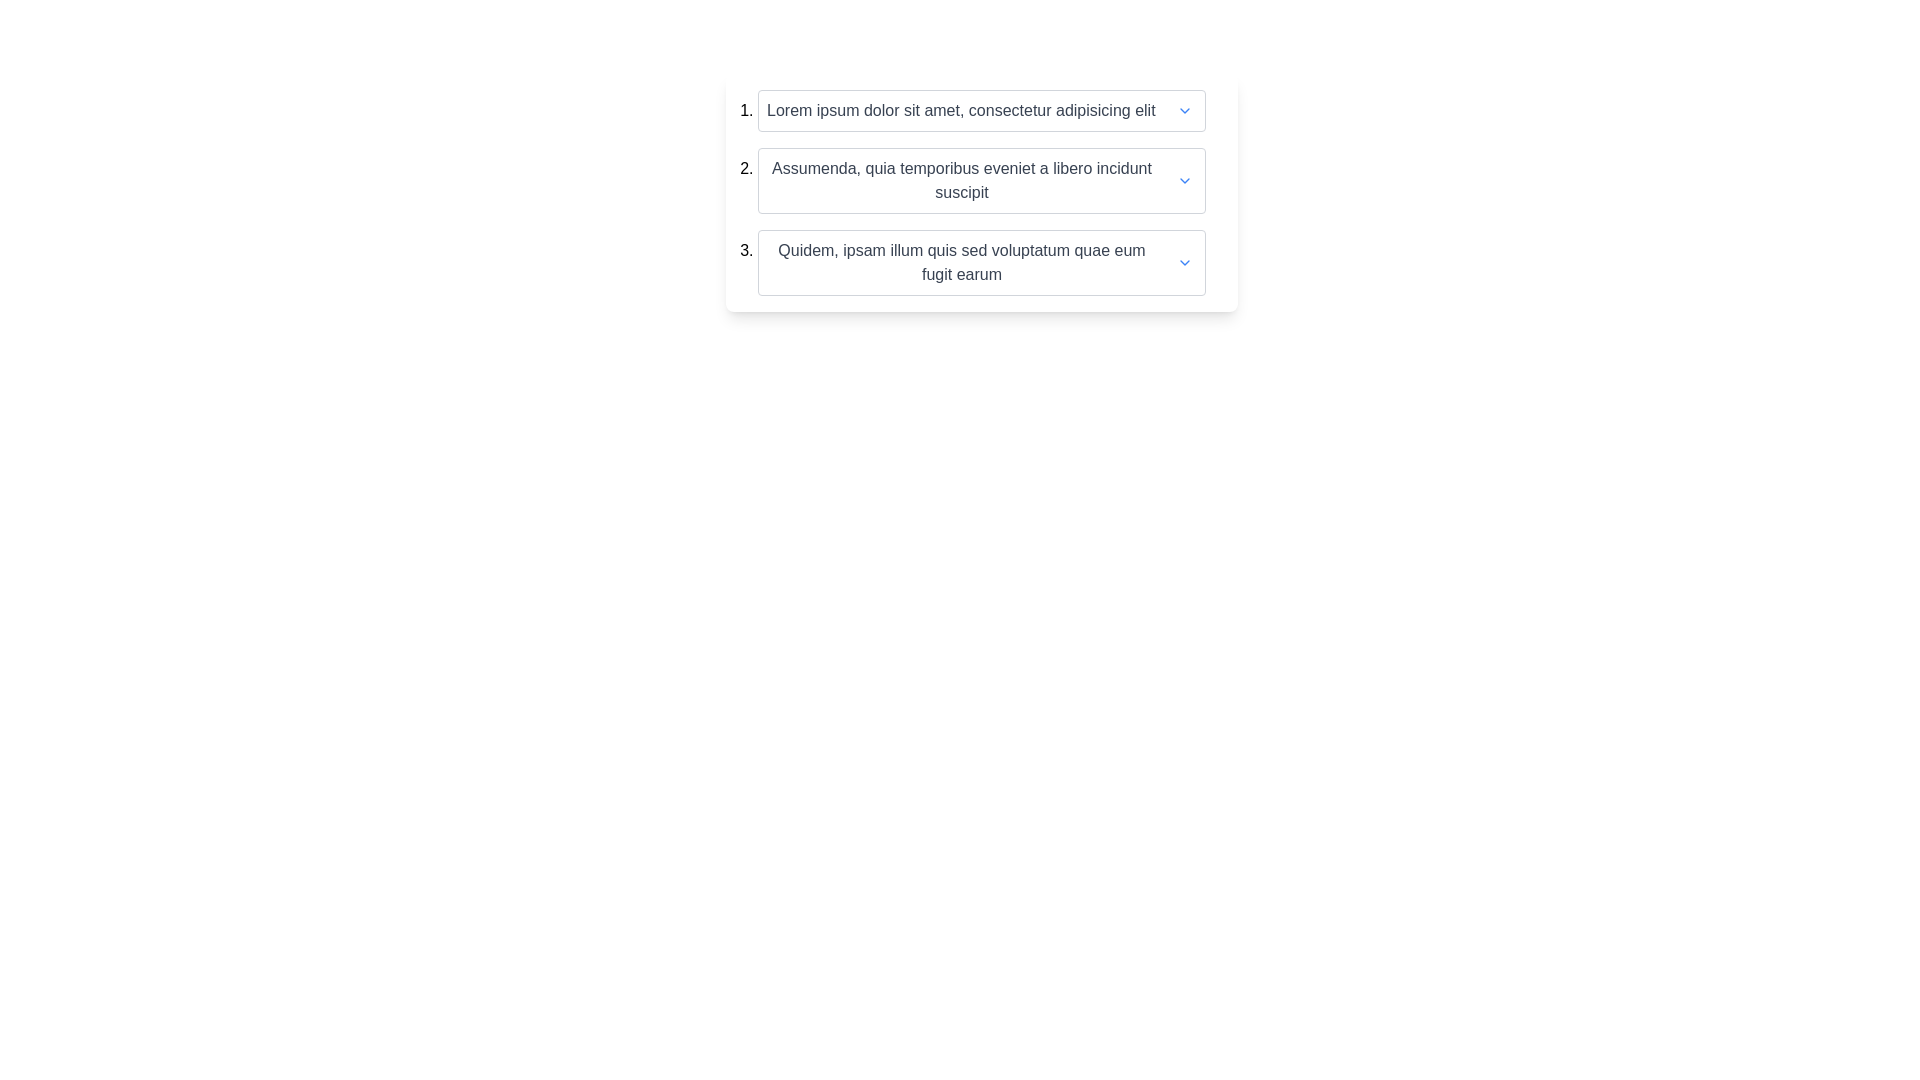 Image resolution: width=1920 pixels, height=1080 pixels. What do you see at coordinates (1185, 111) in the screenshot?
I see `the small downwards-pointing chevron icon, which is positioned at the rightmost end of the first textual list entry` at bounding box center [1185, 111].